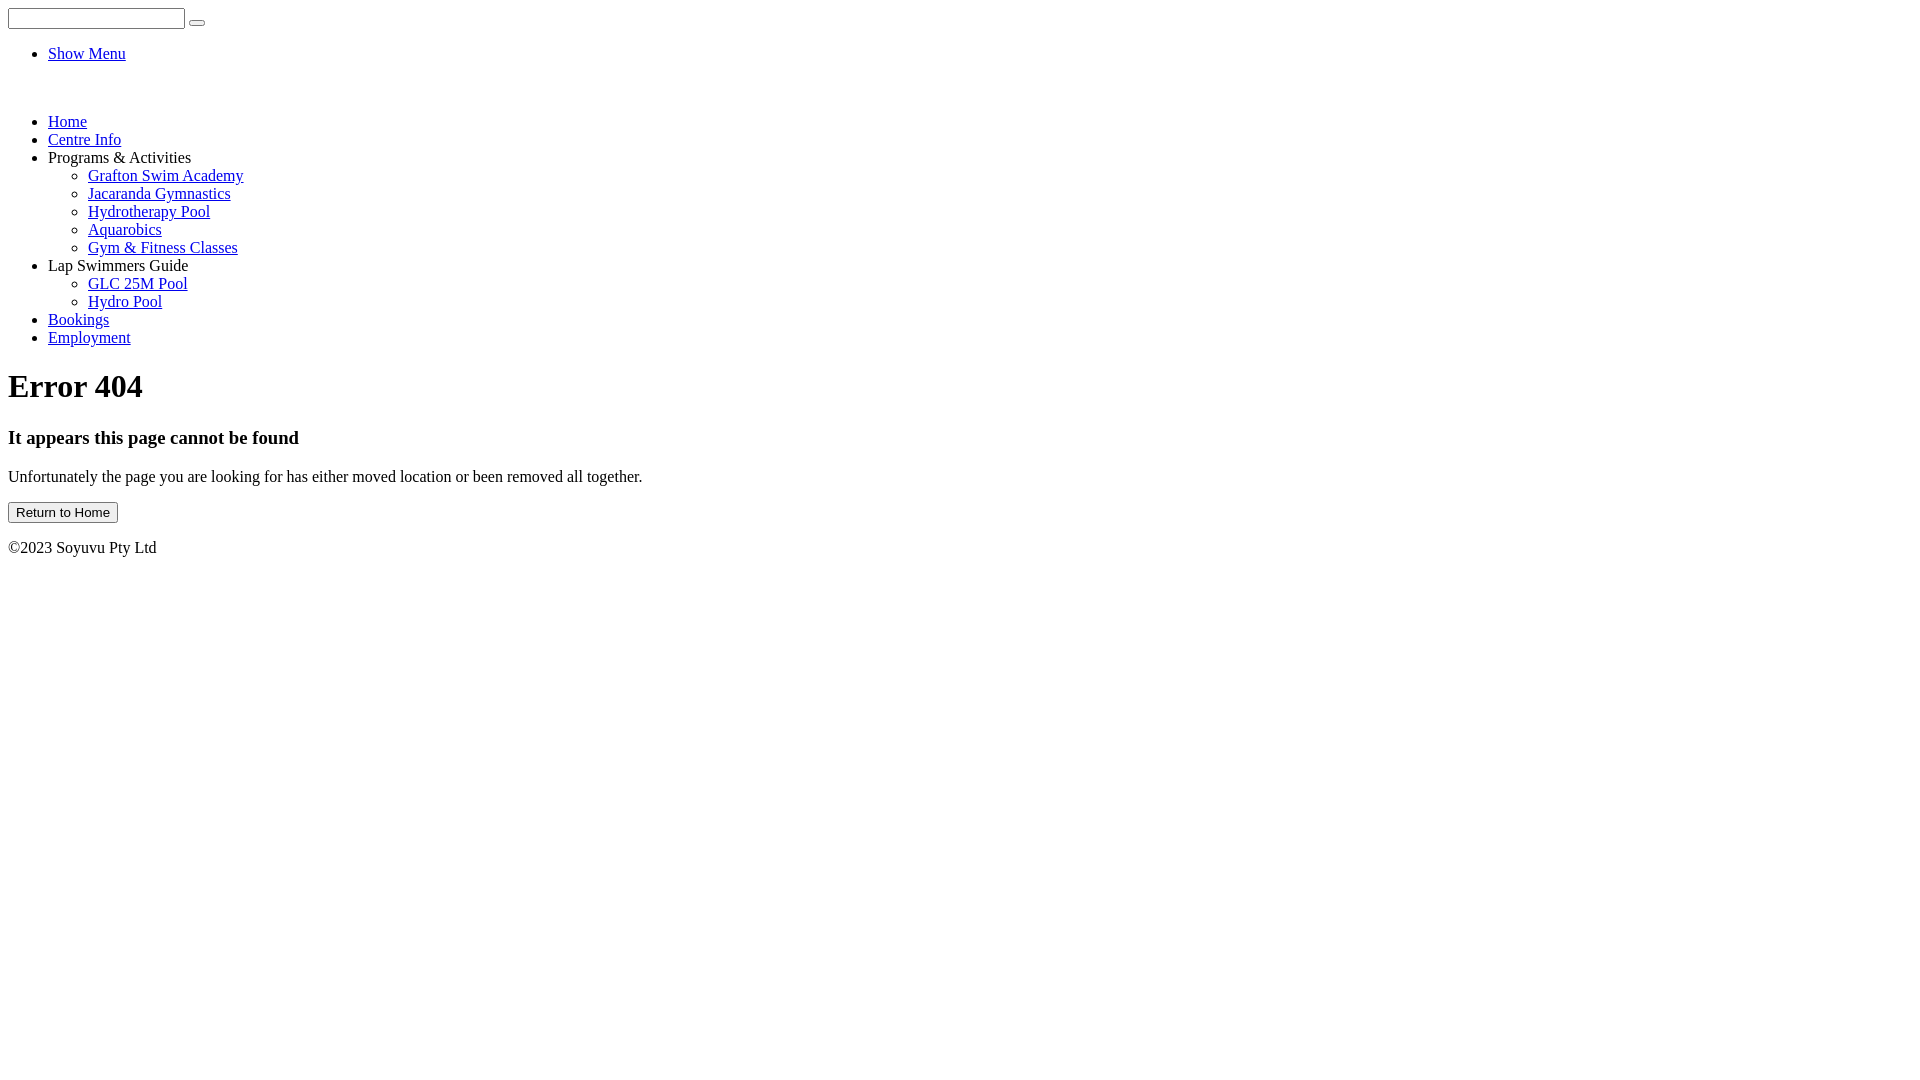 Image resolution: width=1920 pixels, height=1080 pixels. Describe the element at coordinates (118, 156) in the screenshot. I see `'Programs & Activities'` at that location.